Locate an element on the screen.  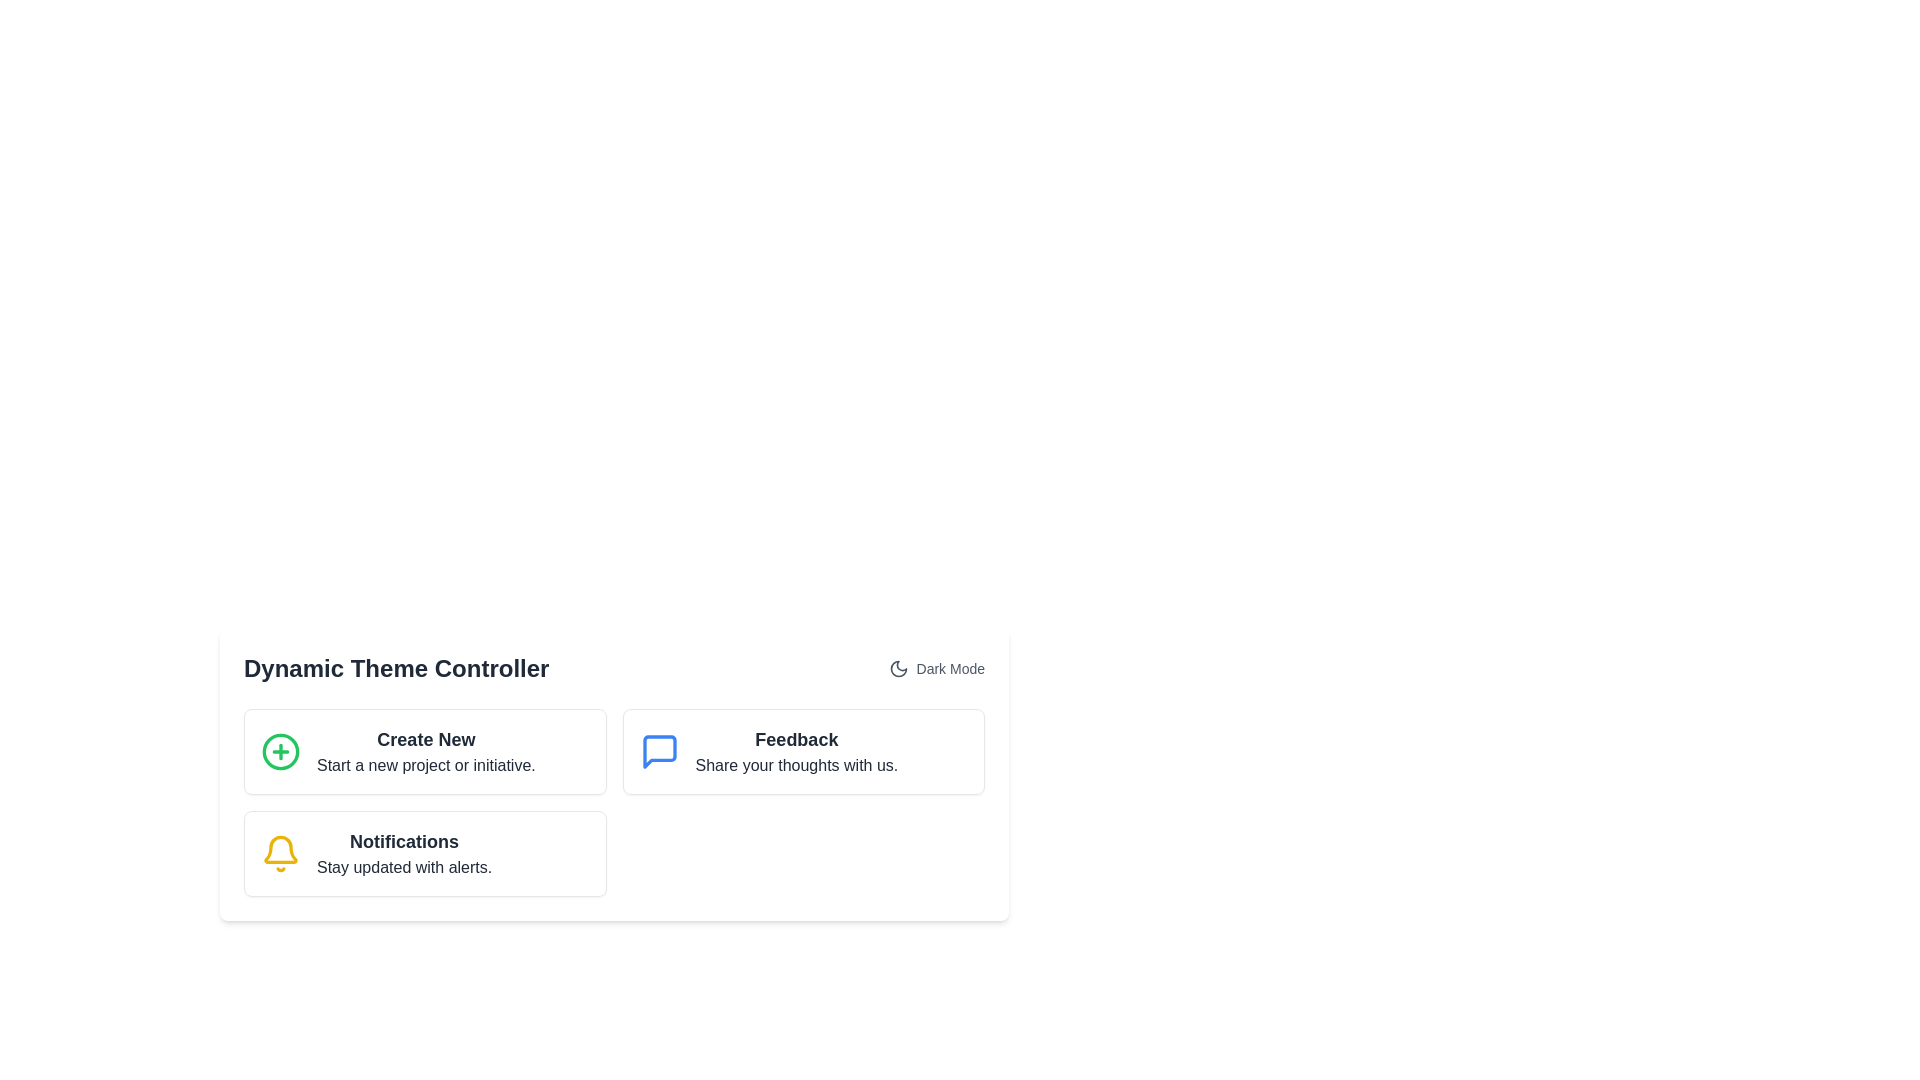
the text block containing the title 'Feedback' and the description 'Share your thoughts with us.' is located at coordinates (795, 752).